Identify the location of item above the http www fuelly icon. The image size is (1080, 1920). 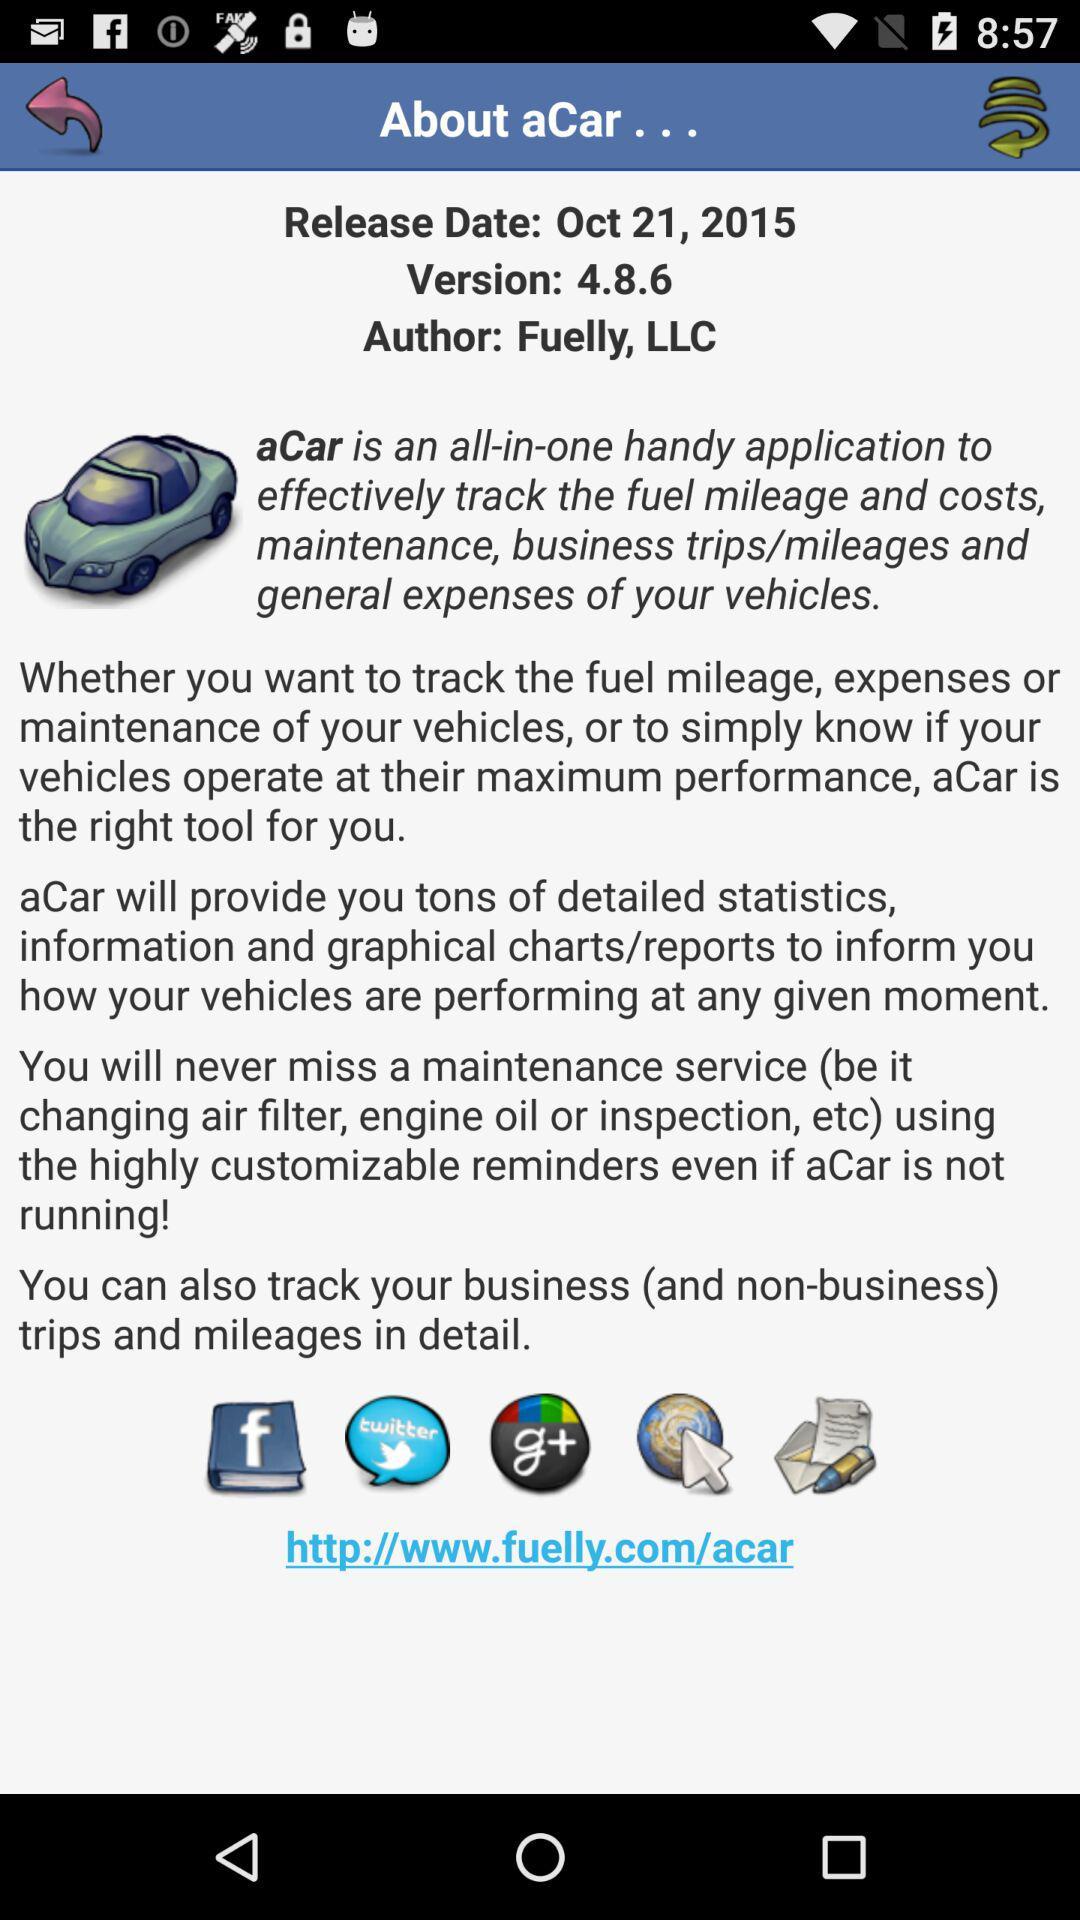
(540, 1445).